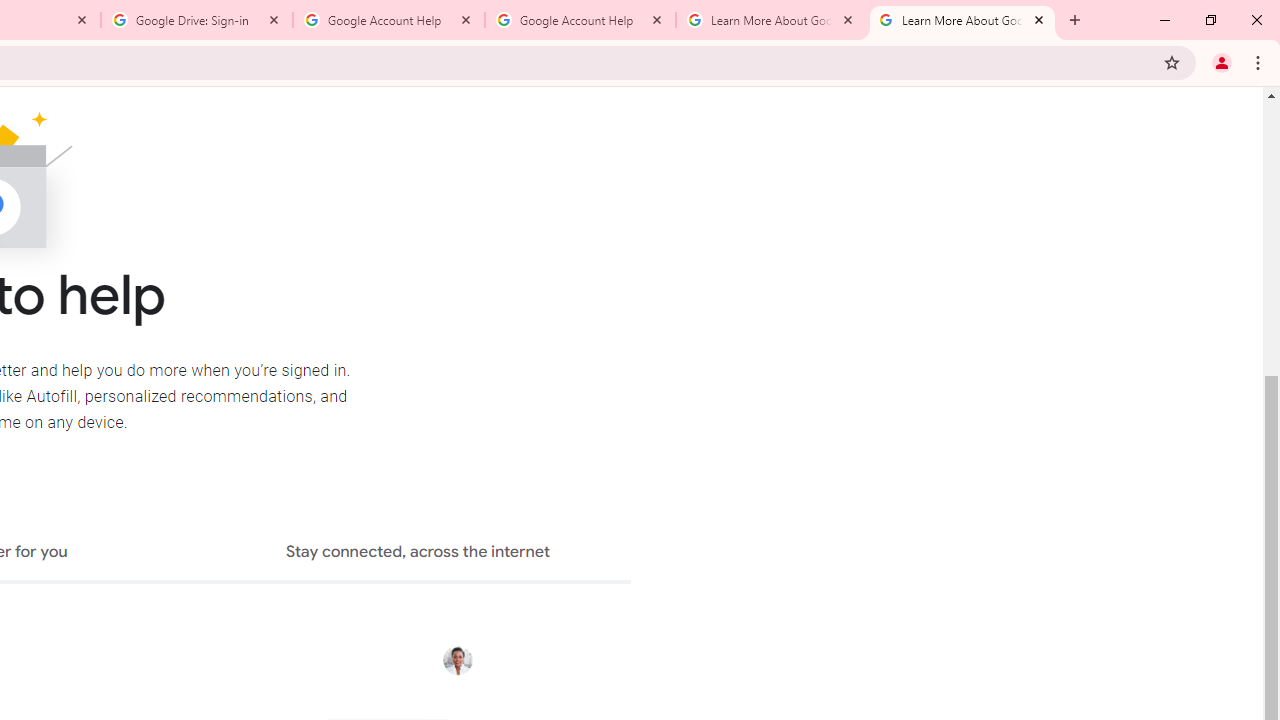  Describe the element at coordinates (416, 554) in the screenshot. I see `'Stay connected, across the internet'` at that location.